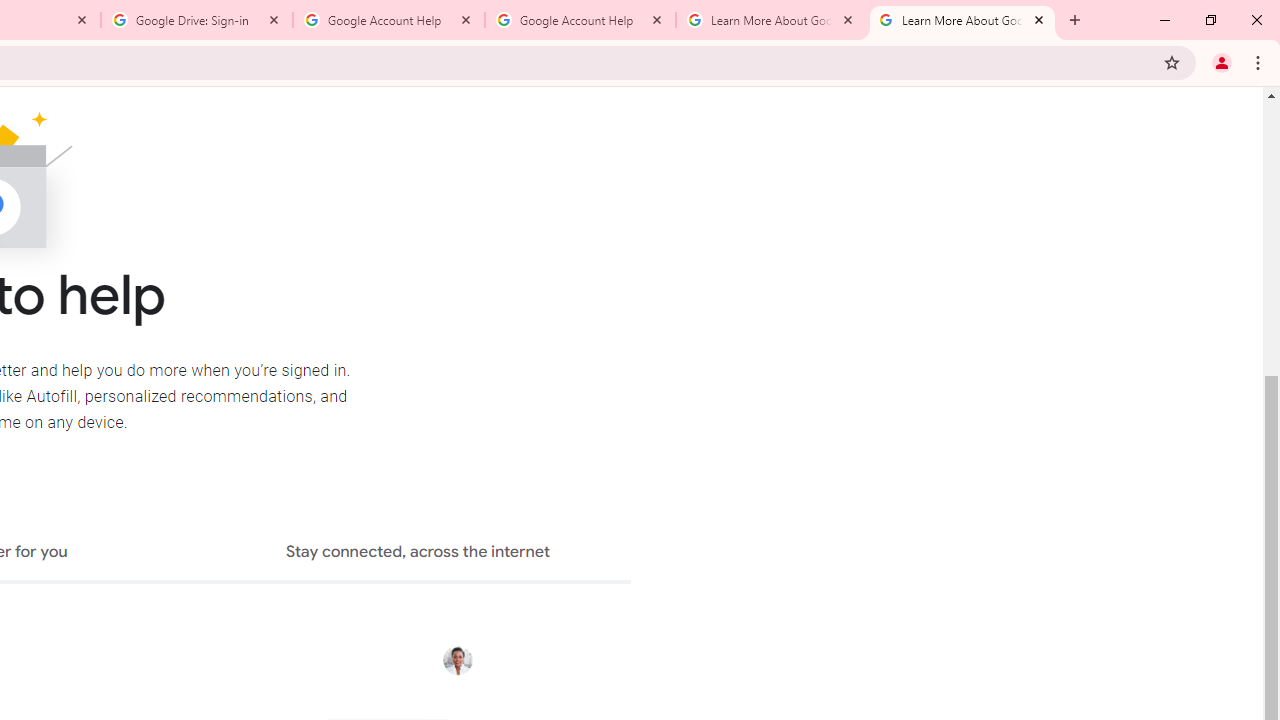  Describe the element at coordinates (416, 554) in the screenshot. I see `'Stay connected, across the internet'` at that location.